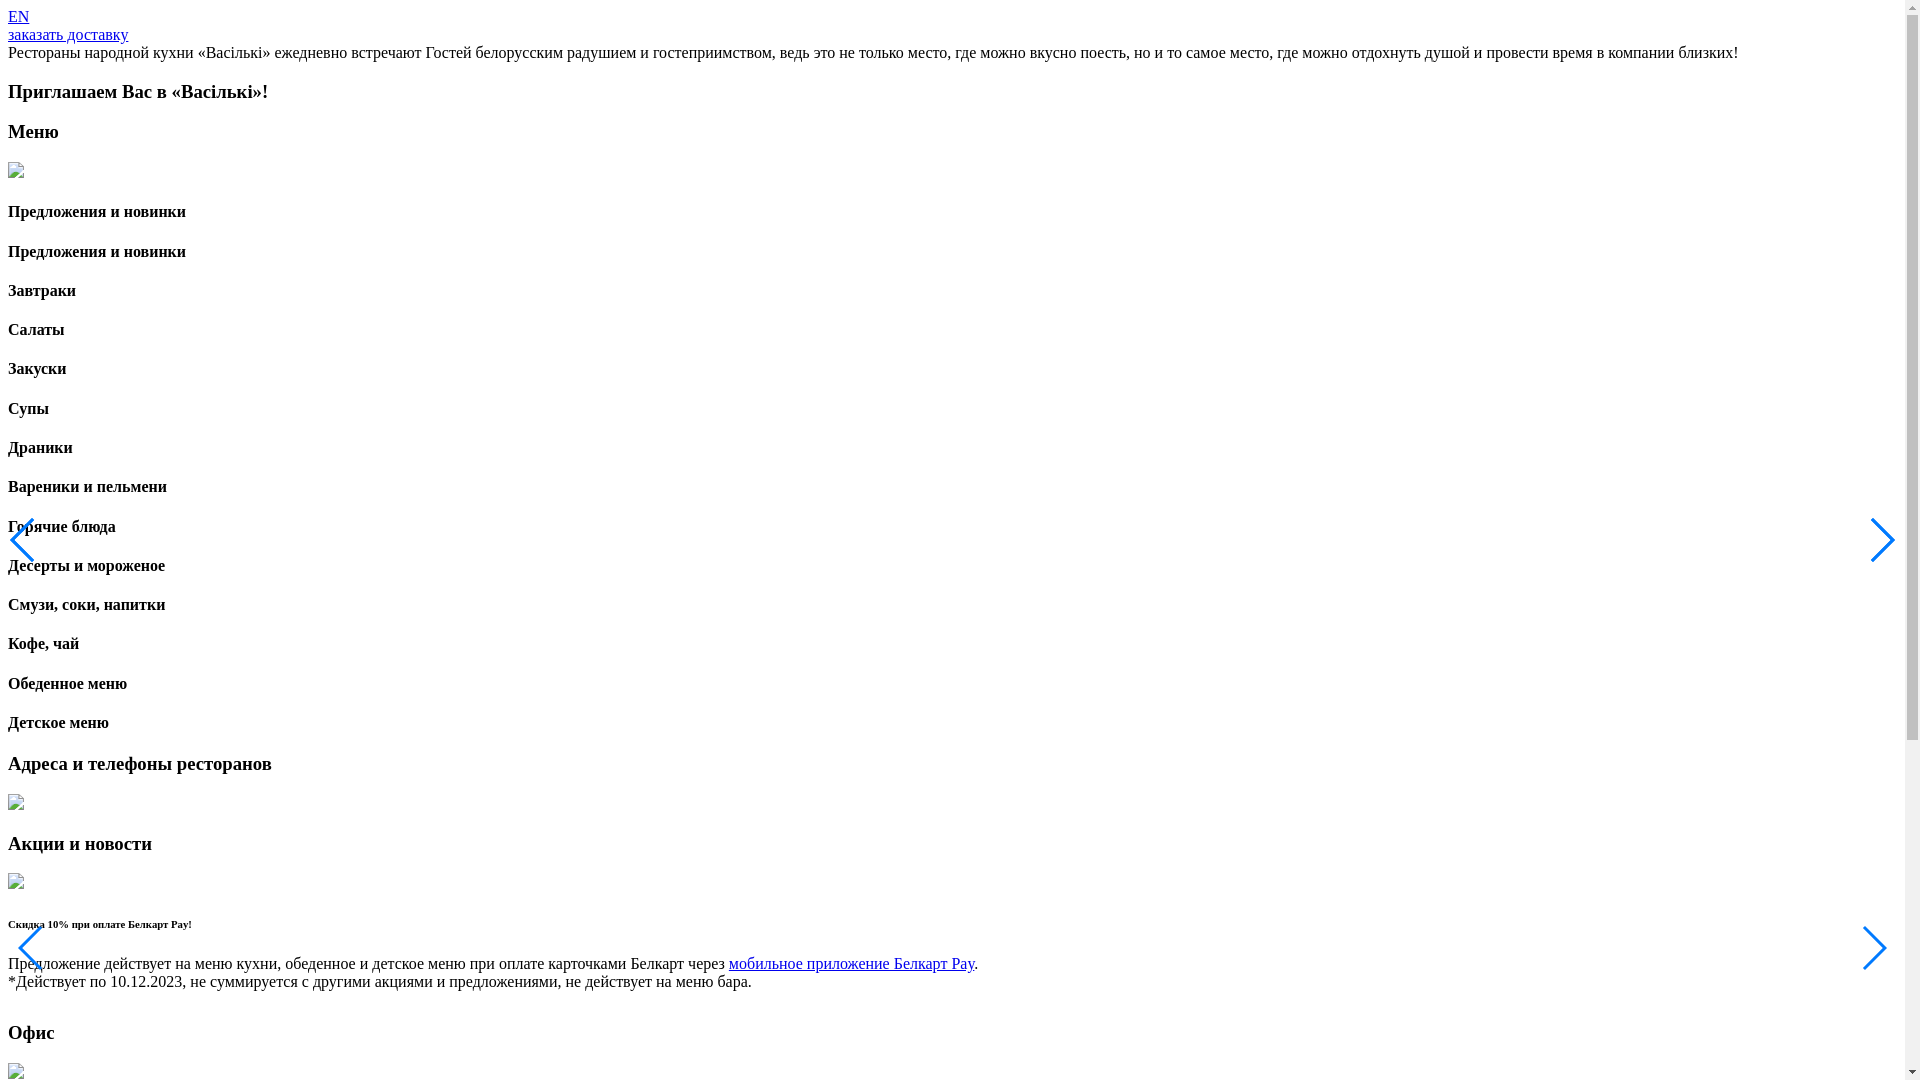  What do you see at coordinates (18, 16) in the screenshot?
I see `'EN'` at bounding box center [18, 16].